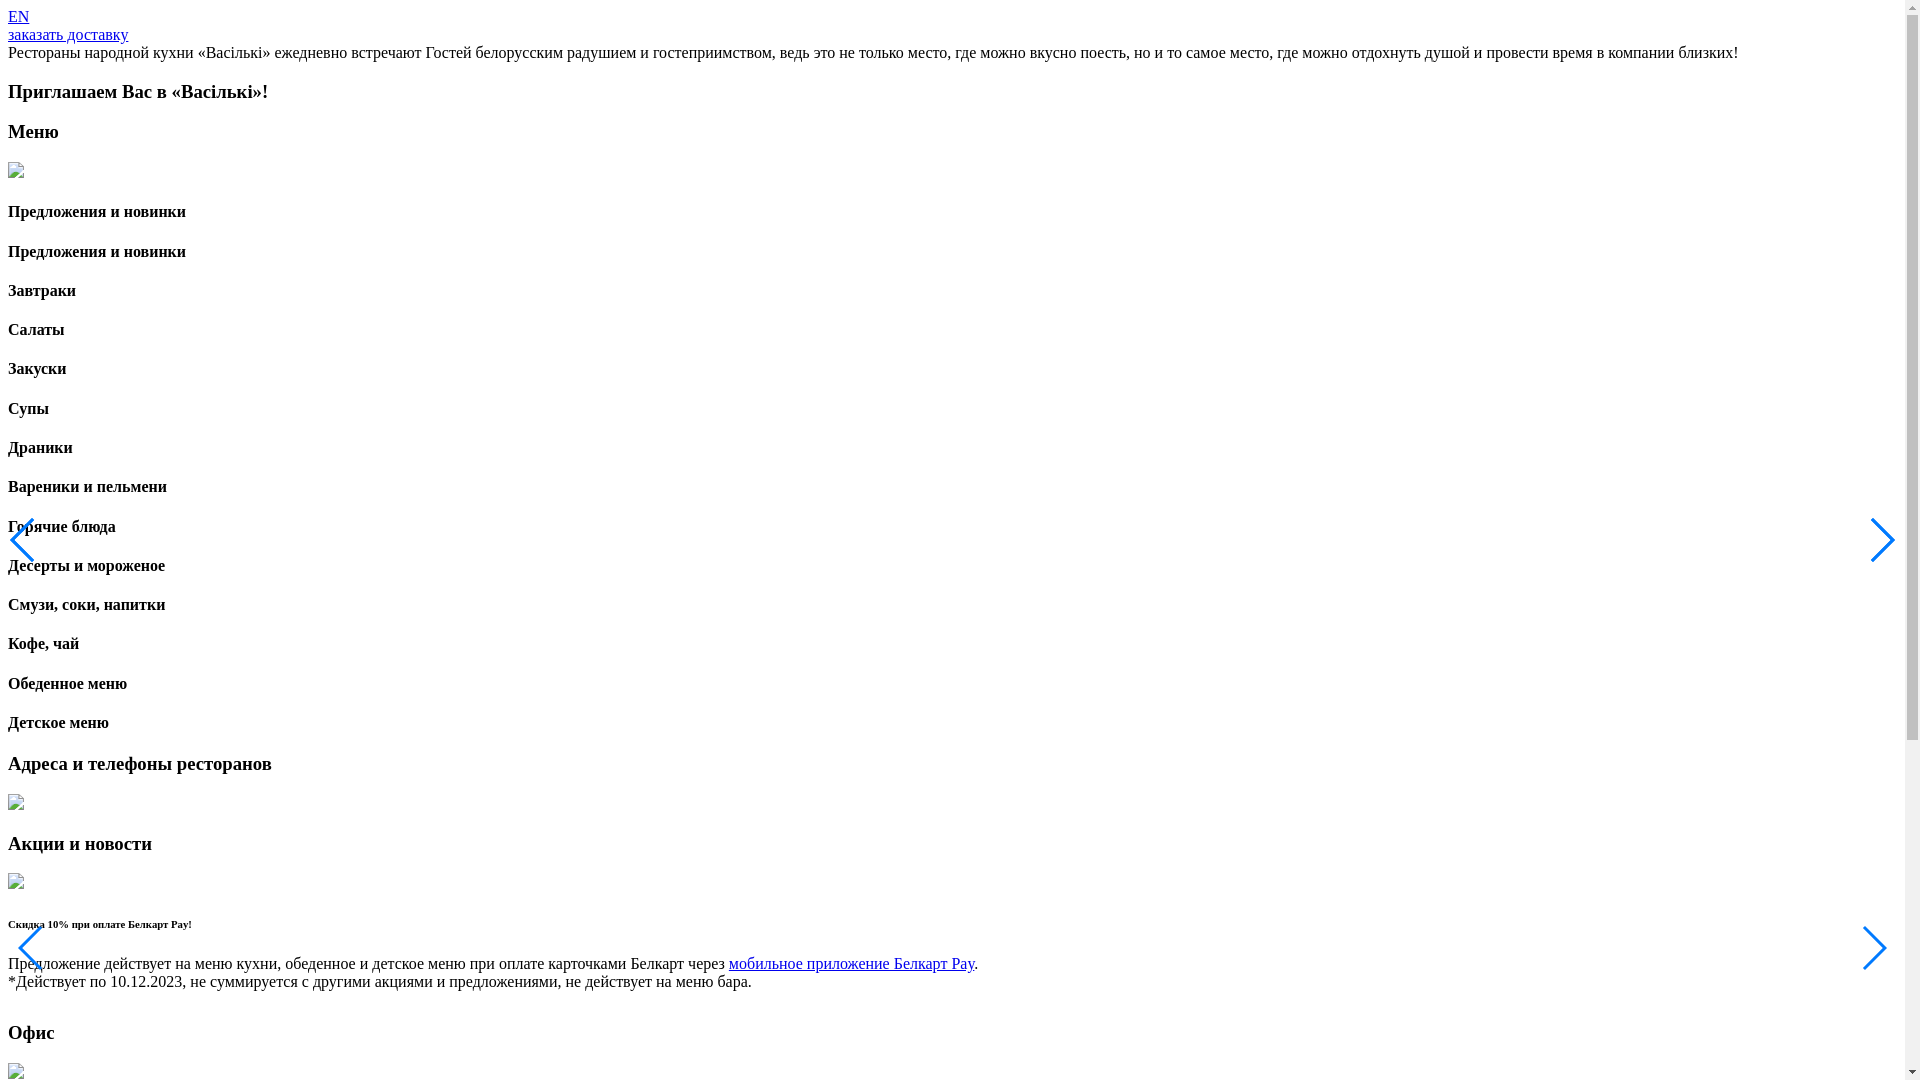  What do you see at coordinates (18, 16) in the screenshot?
I see `'EN'` at bounding box center [18, 16].